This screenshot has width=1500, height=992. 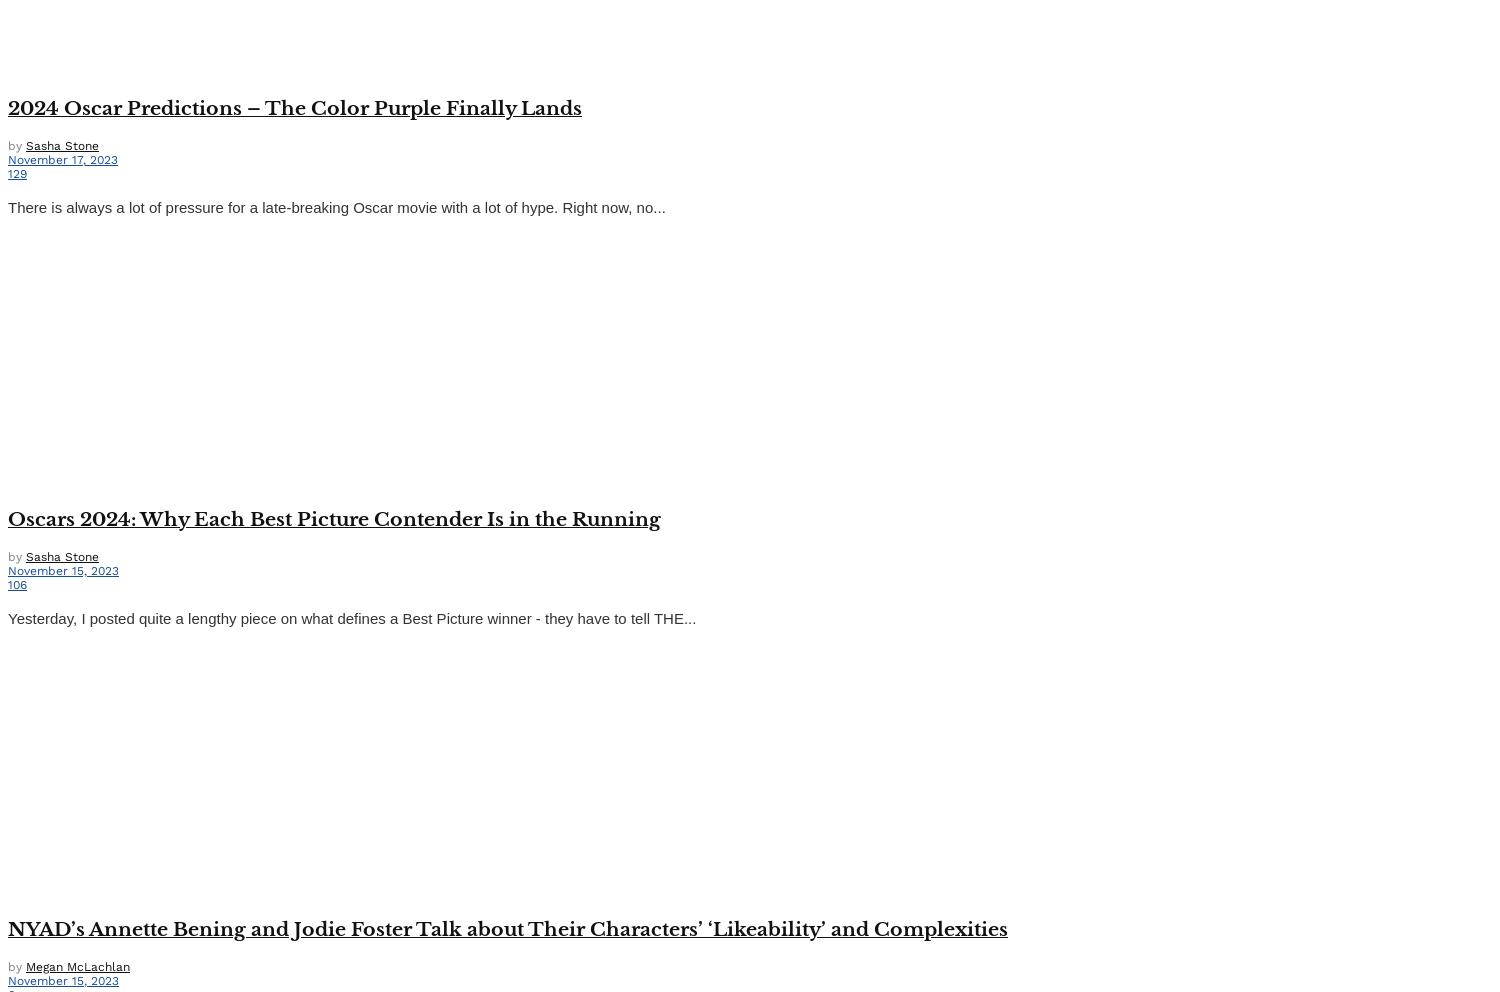 I want to click on 'Oscars 2024: Why Each Best Picture Contender Is in the Running', so click(x=333, y=517).